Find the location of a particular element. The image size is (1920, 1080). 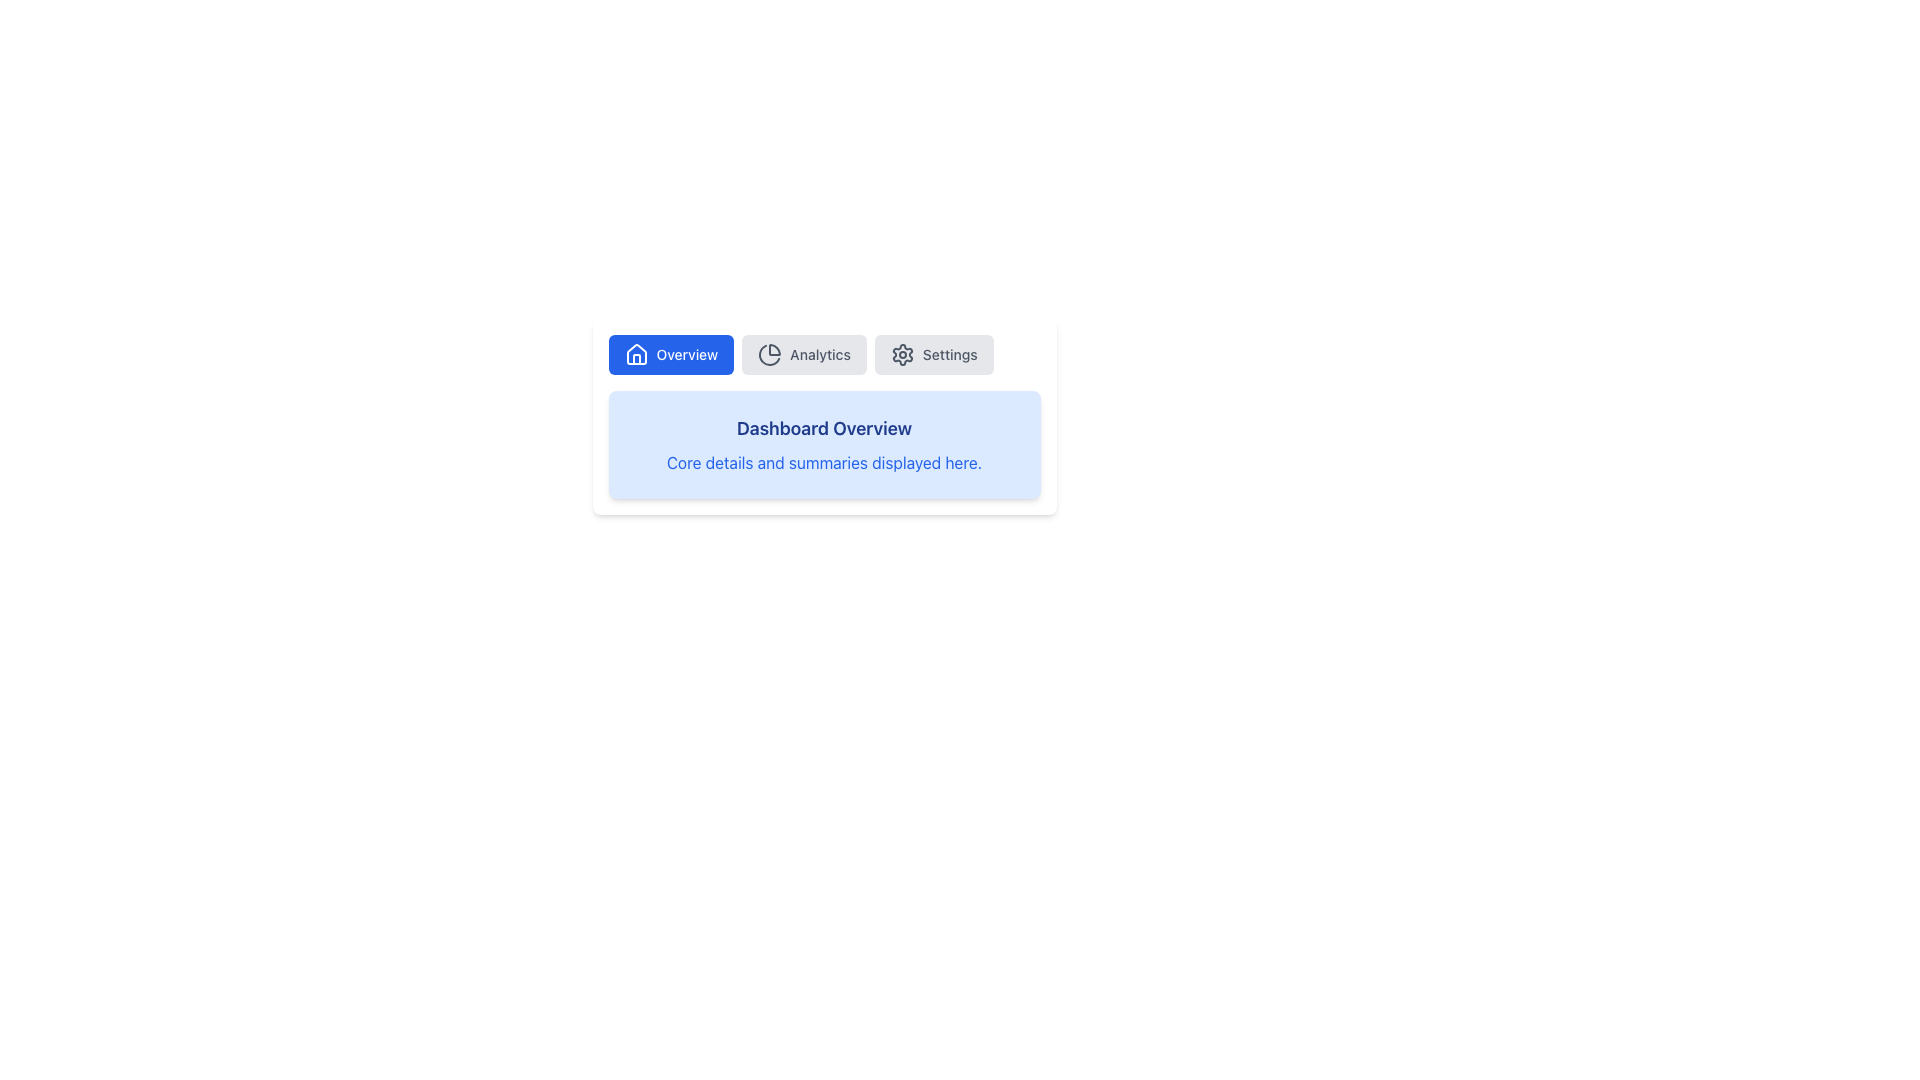

information displayed in the Informational Section located beneath the navigation buttons labeled 'Overview,' 'Analytics,' and 'Settings.' is located at coordinates (824, 415).